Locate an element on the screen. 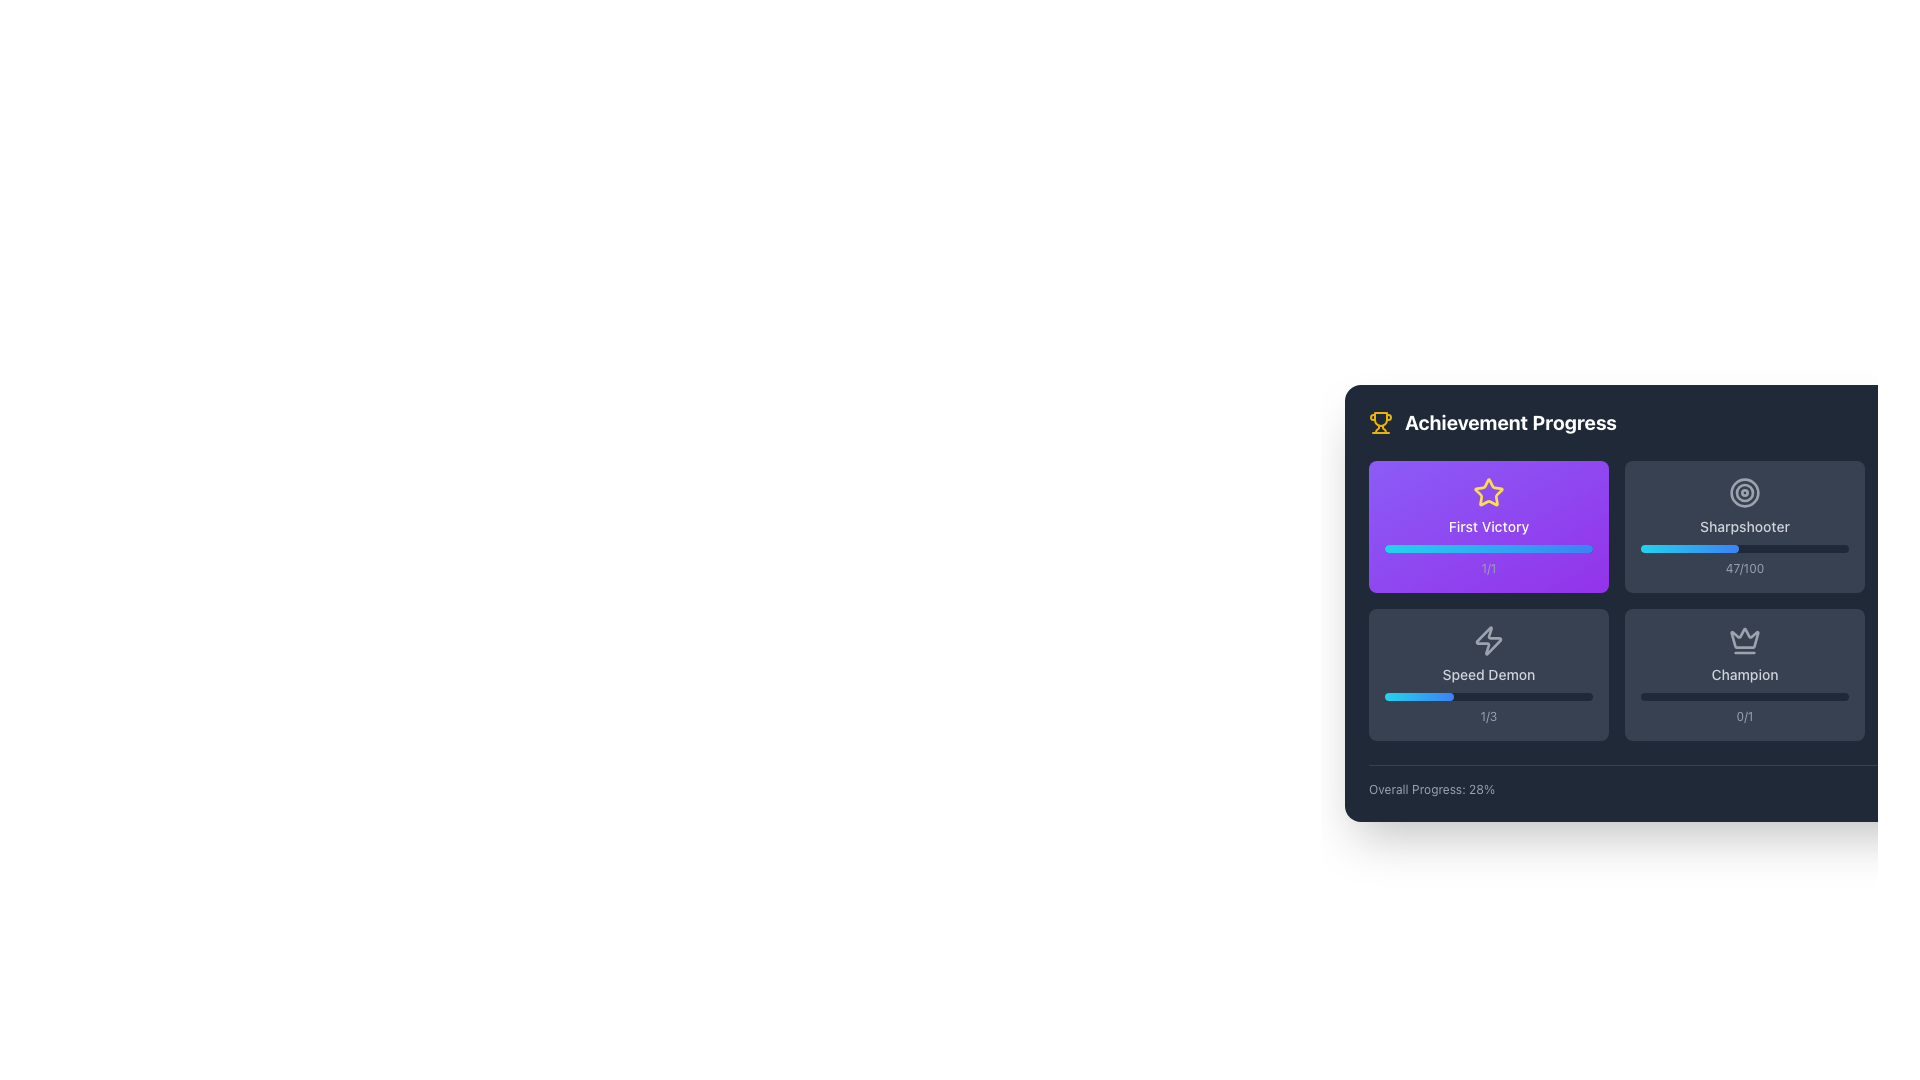  the 'Achievement Progress' header text, which is styled in bold white font and located to the right of a trophy icon in the header section is located at coordinates (1511, 422).